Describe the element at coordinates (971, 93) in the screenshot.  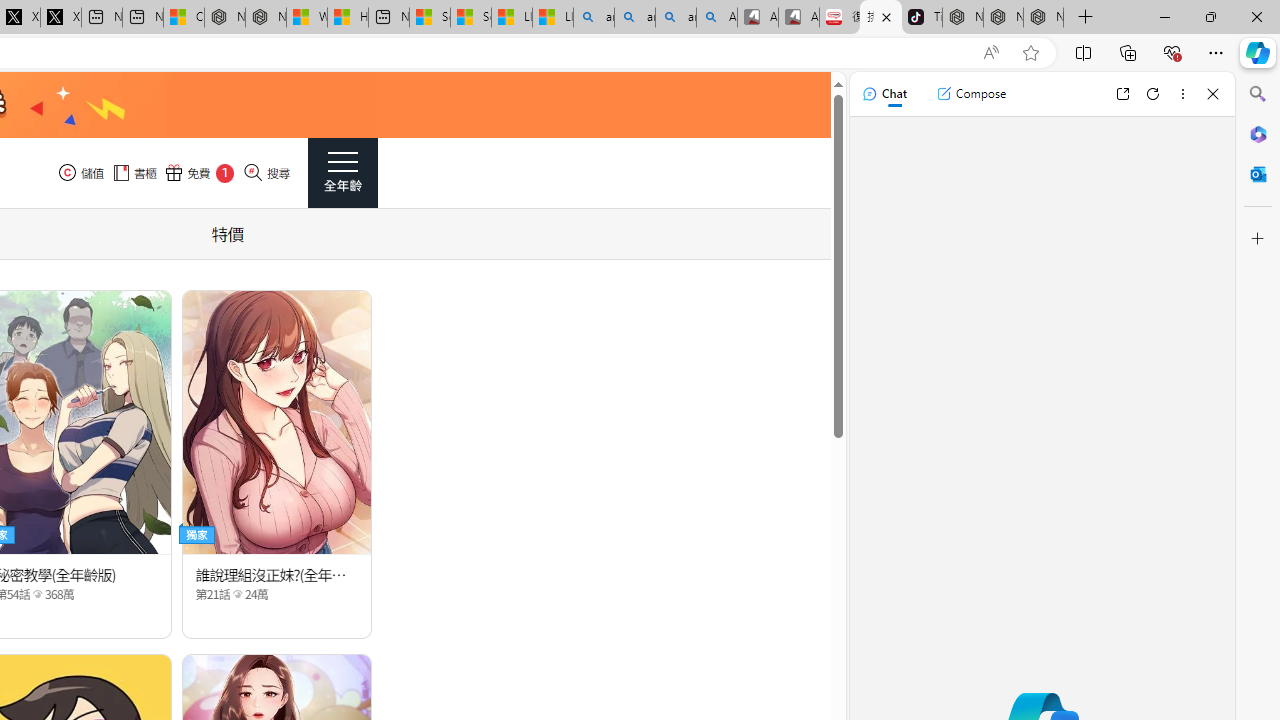
I see `'Compose'` at that location.